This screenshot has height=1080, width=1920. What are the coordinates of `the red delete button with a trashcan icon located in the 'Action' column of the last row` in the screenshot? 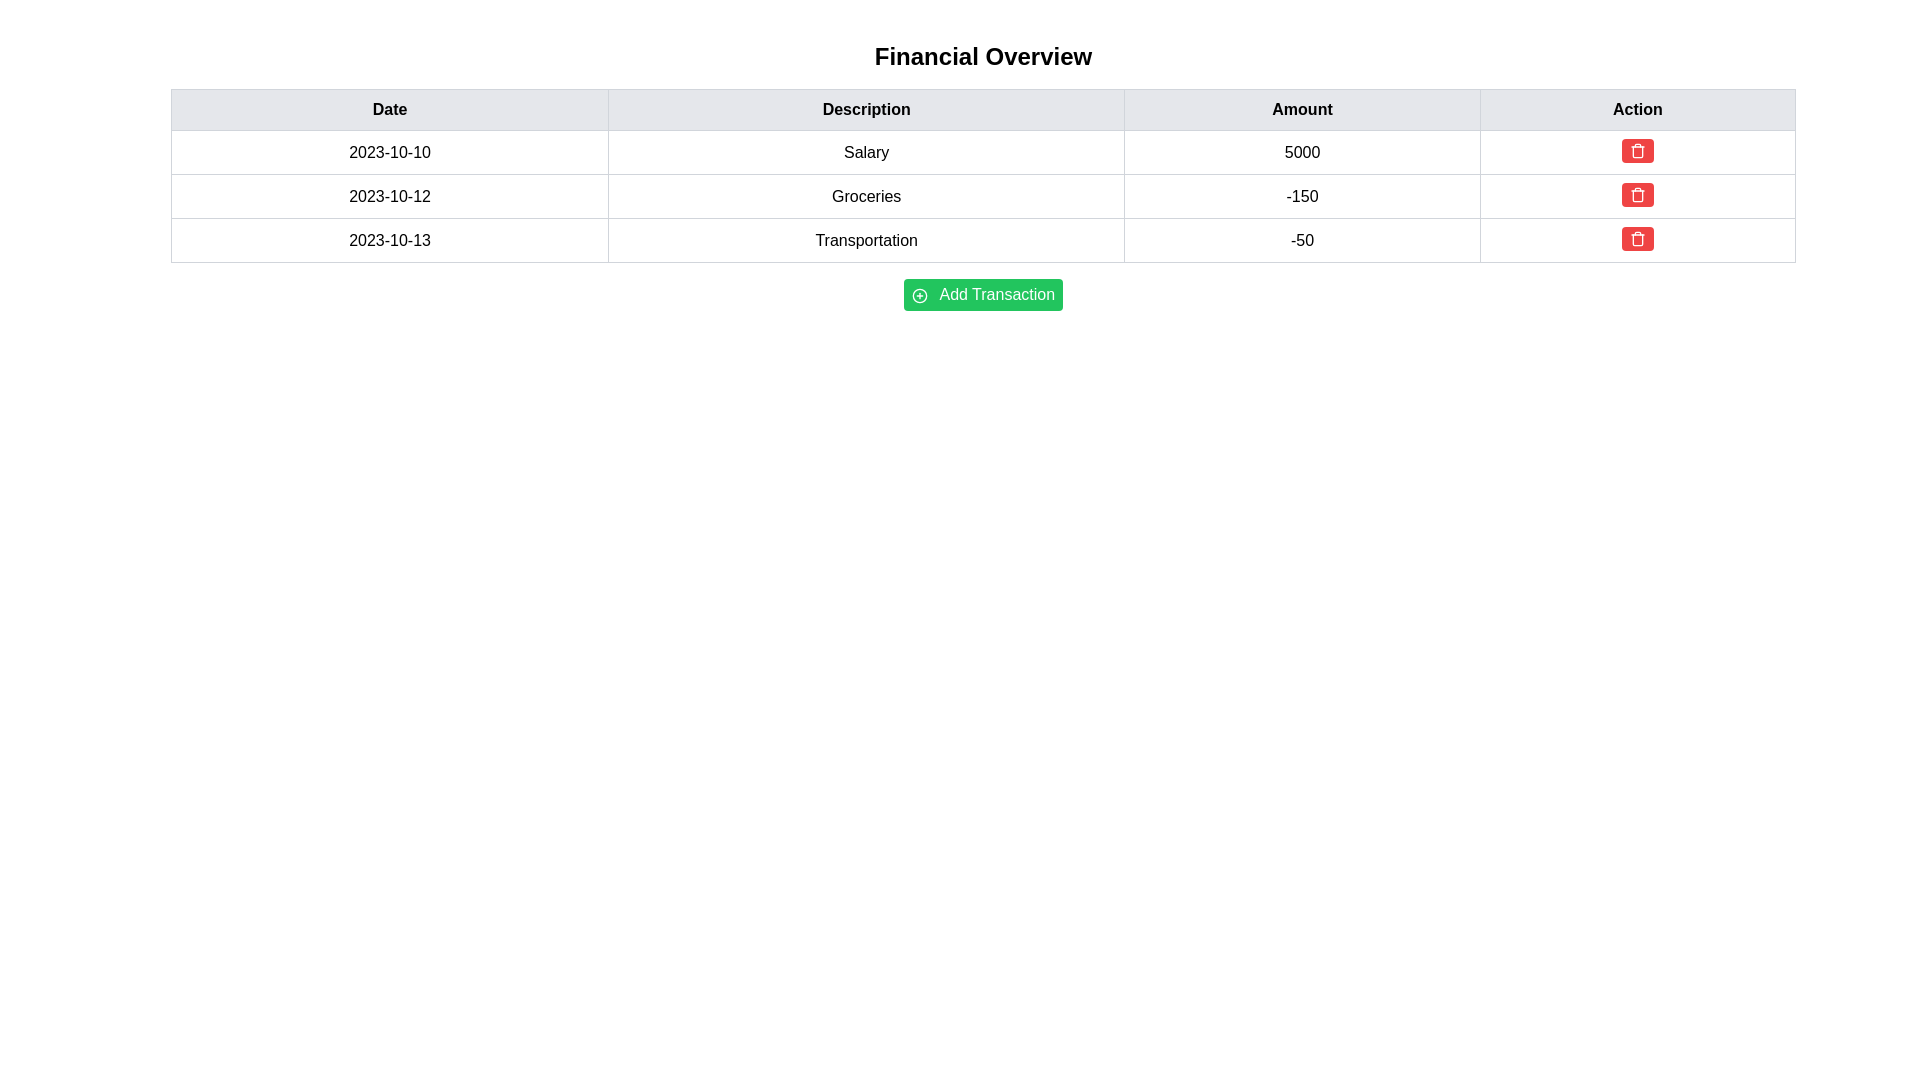 It's located at (1637, 239).